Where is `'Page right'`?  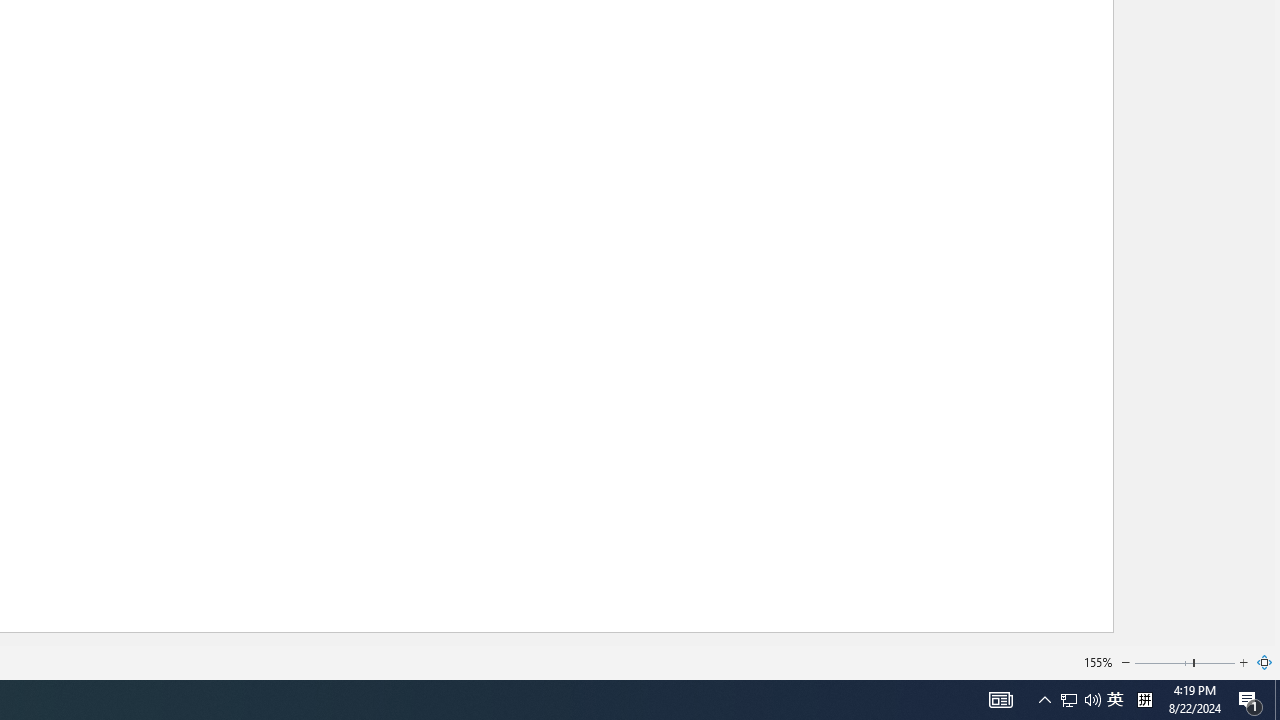 'Page right' is located at coordinates (1214, 663).